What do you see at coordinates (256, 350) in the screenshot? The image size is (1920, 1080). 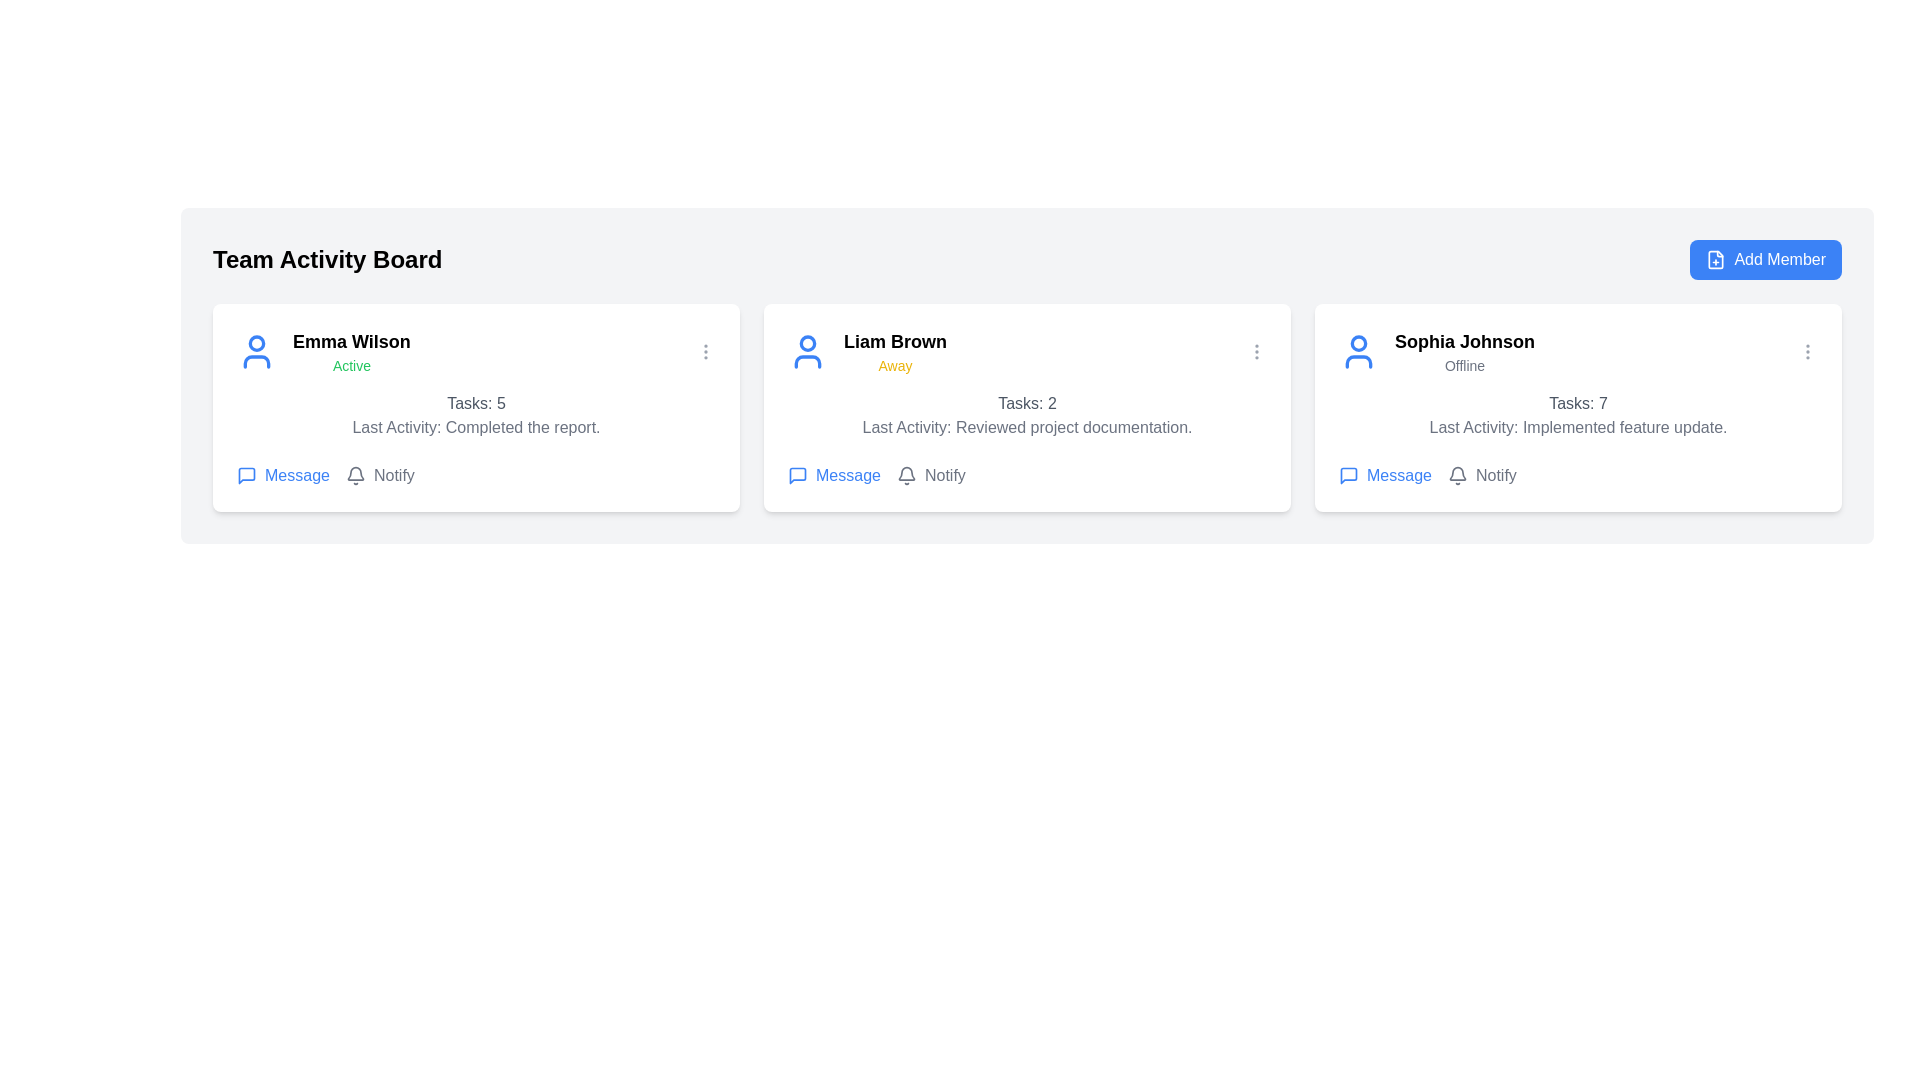 I see `the blue user icon with a circular head and torso located in the first card on the 'Team Activity Board' above the name 'Emma Wilson'` at bounding box center [256, 350].